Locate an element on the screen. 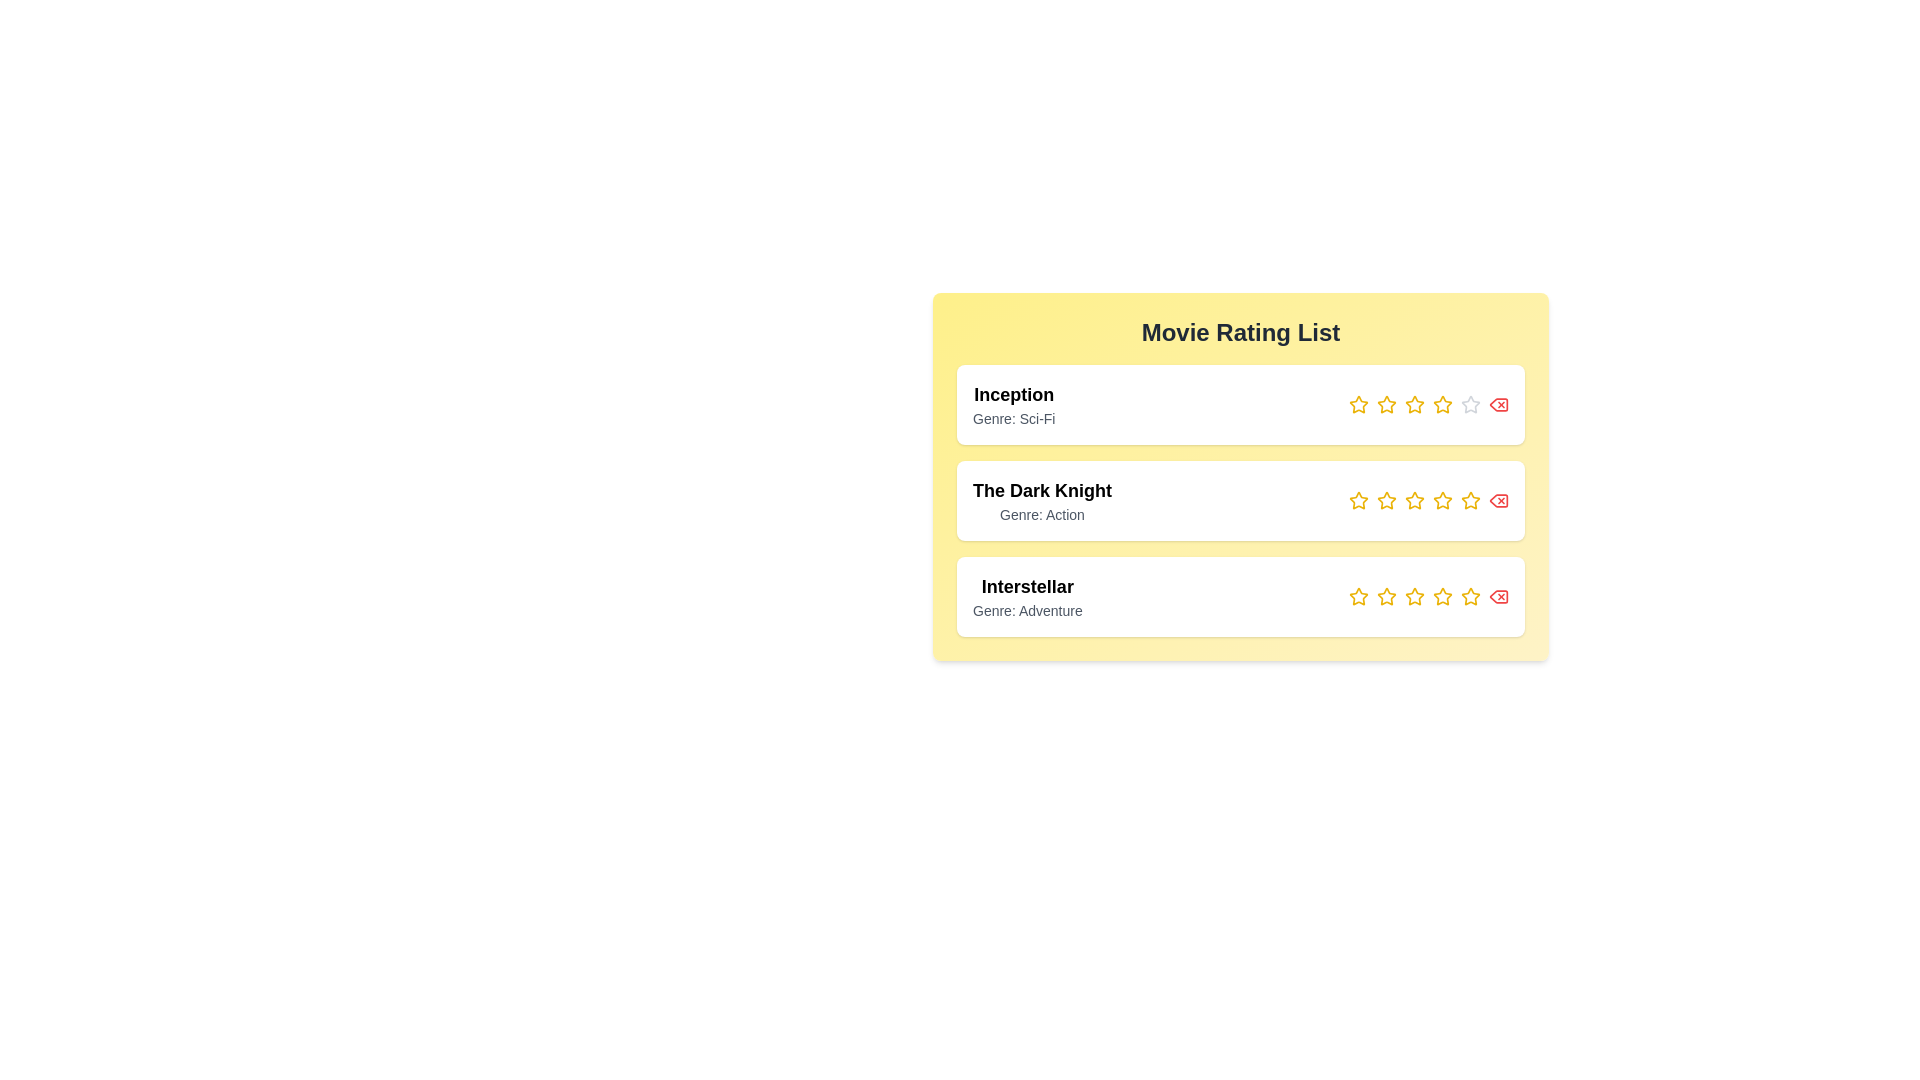 This screenshot has width=1920, height=1080. the delete icon for the movie titled 'The Dark Knight' is located at coordinates (1498, 500).